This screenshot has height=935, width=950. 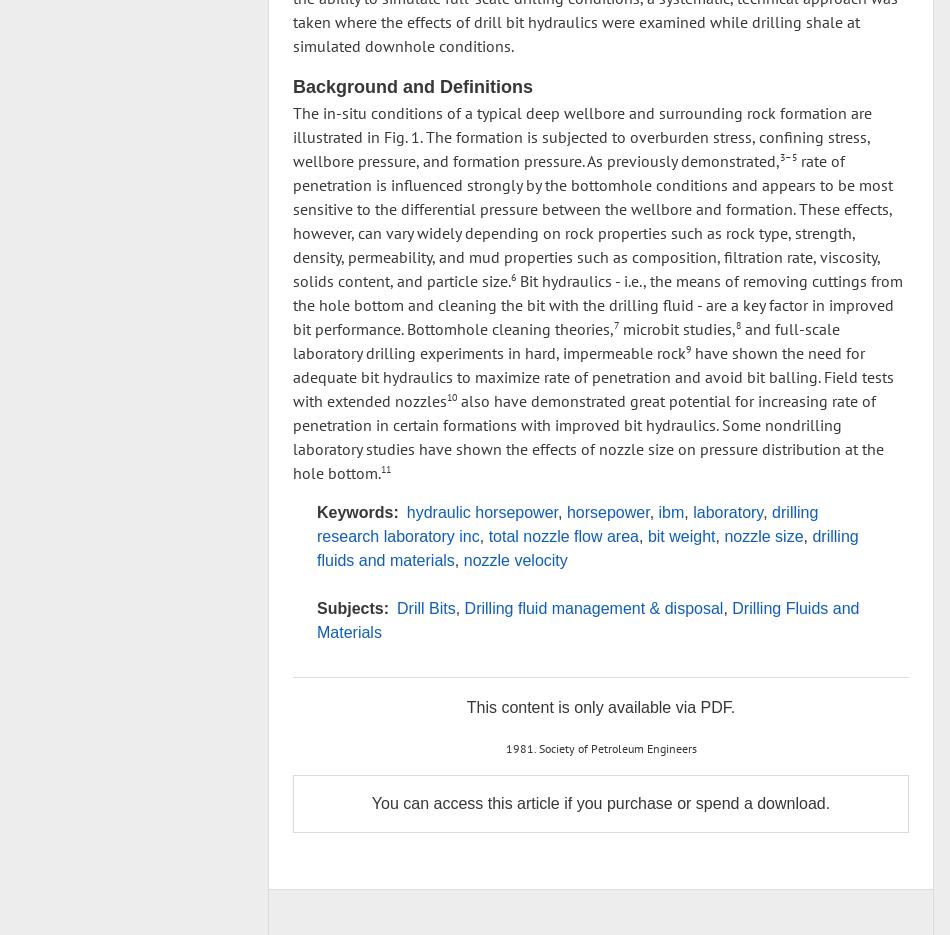 I want to click on '8', so click(x=737, y=324).